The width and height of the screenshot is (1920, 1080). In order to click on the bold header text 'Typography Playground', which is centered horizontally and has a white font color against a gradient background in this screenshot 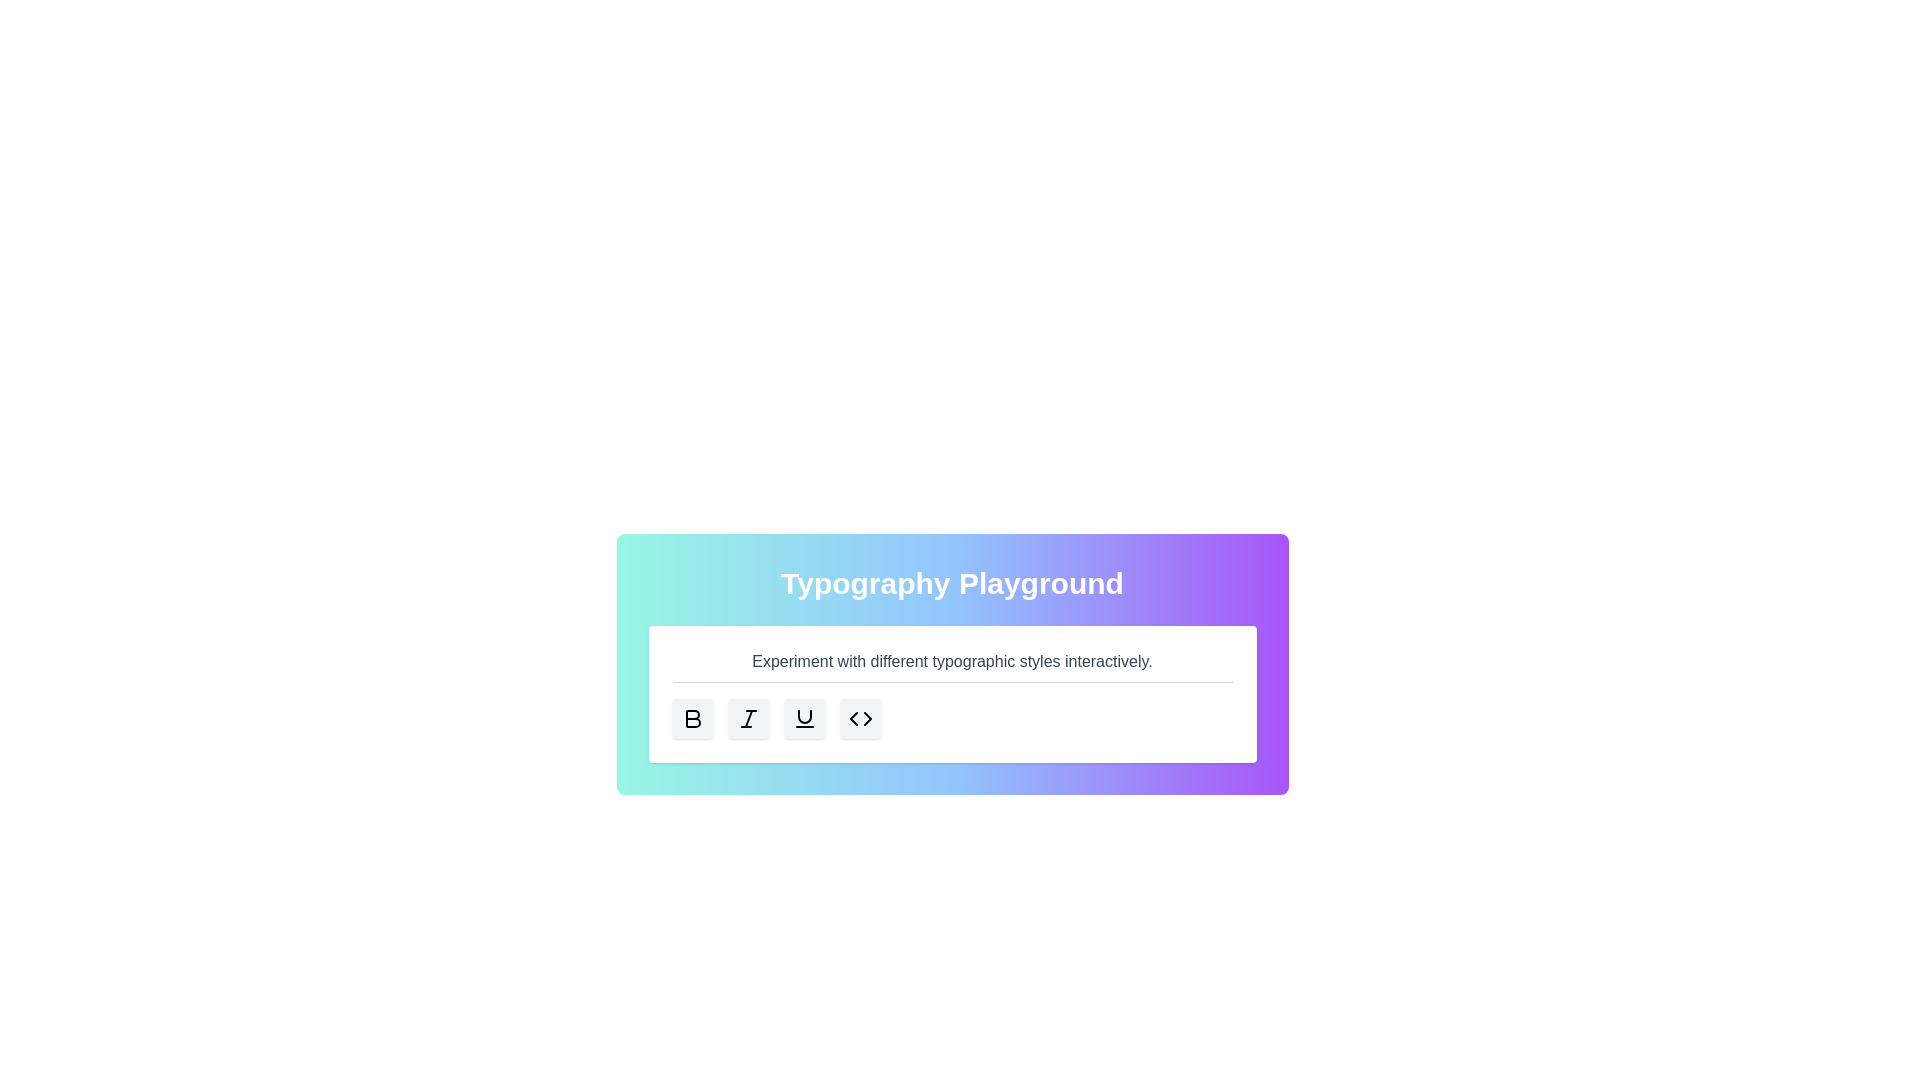, I will do `click(951, 583)`.